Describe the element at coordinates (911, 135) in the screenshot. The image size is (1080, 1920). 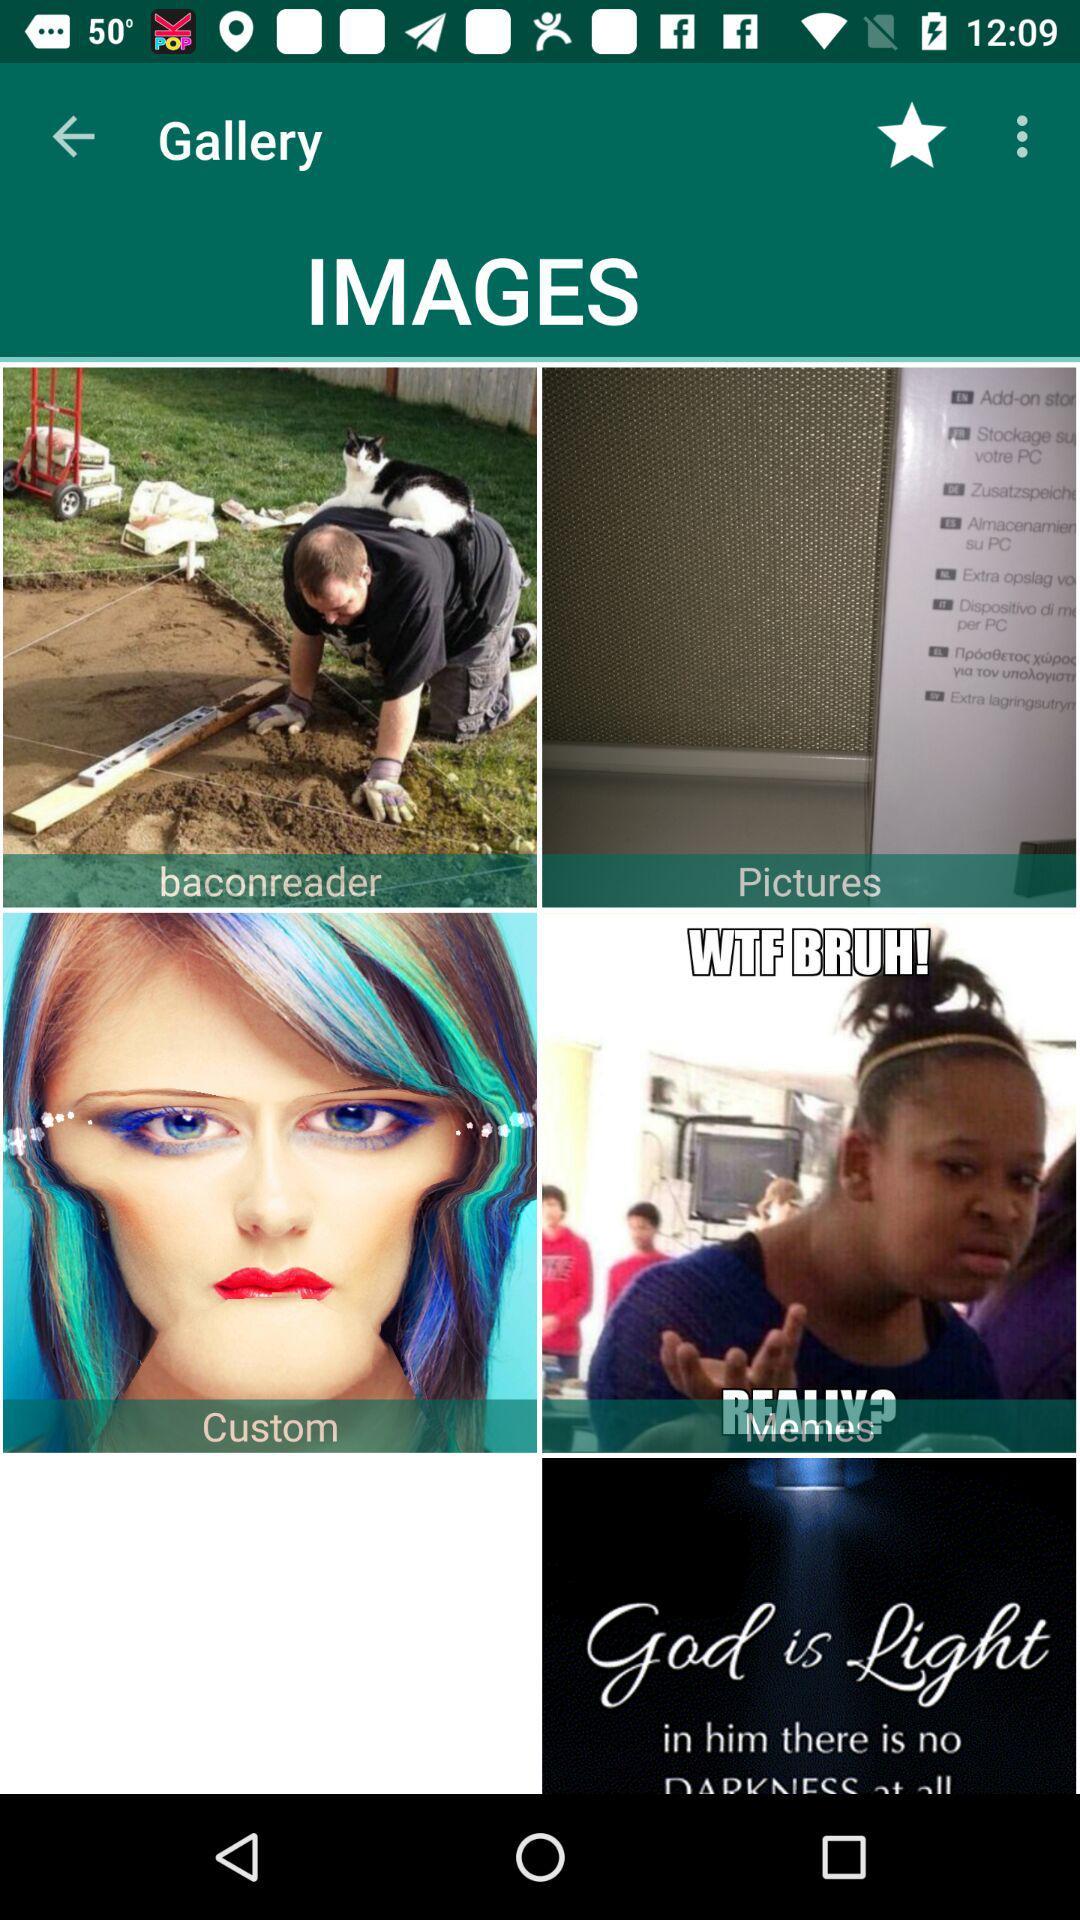
I see `the item to the right of the images` at that location.